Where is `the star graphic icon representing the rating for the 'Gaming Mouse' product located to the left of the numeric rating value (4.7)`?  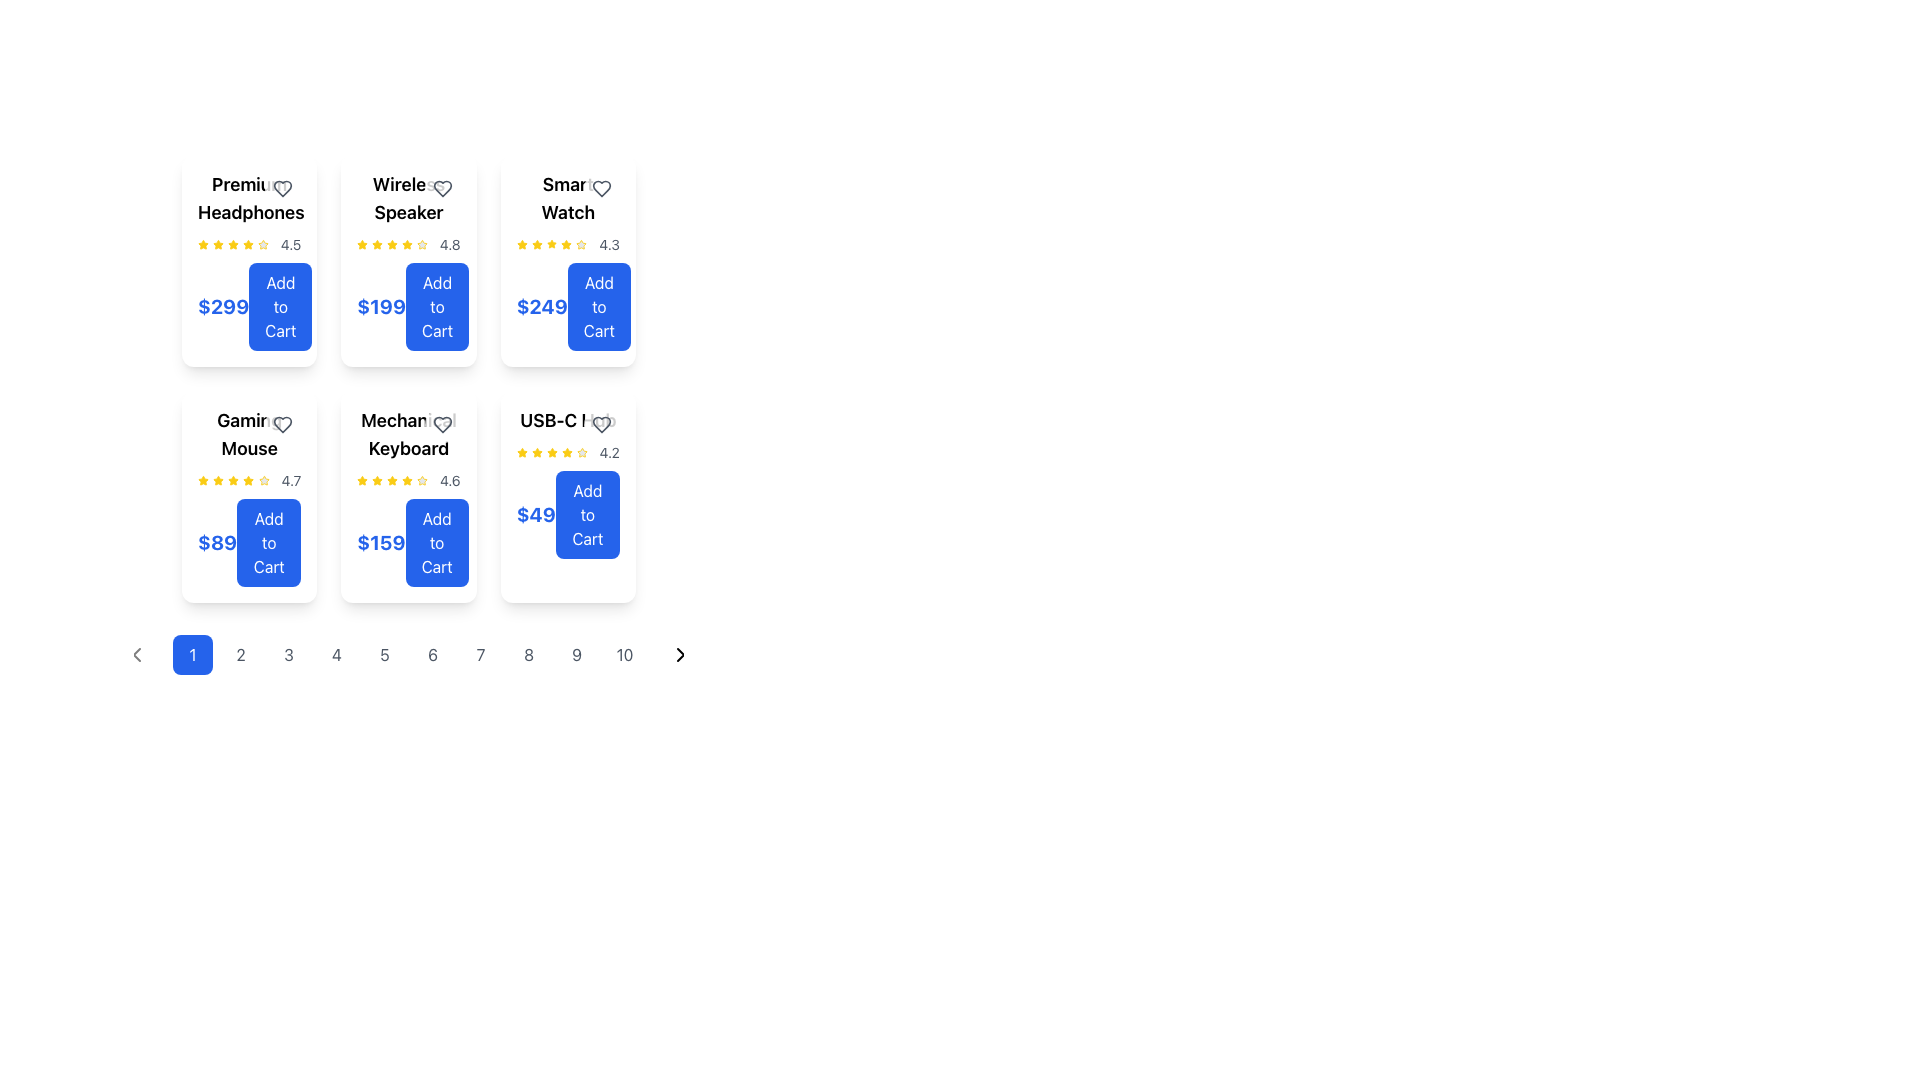
the star graphic icon representing the rating for the 'Gaming Mouse' product located to the left of the numeric rating value (4.7) is located at coordinates (248, 480).